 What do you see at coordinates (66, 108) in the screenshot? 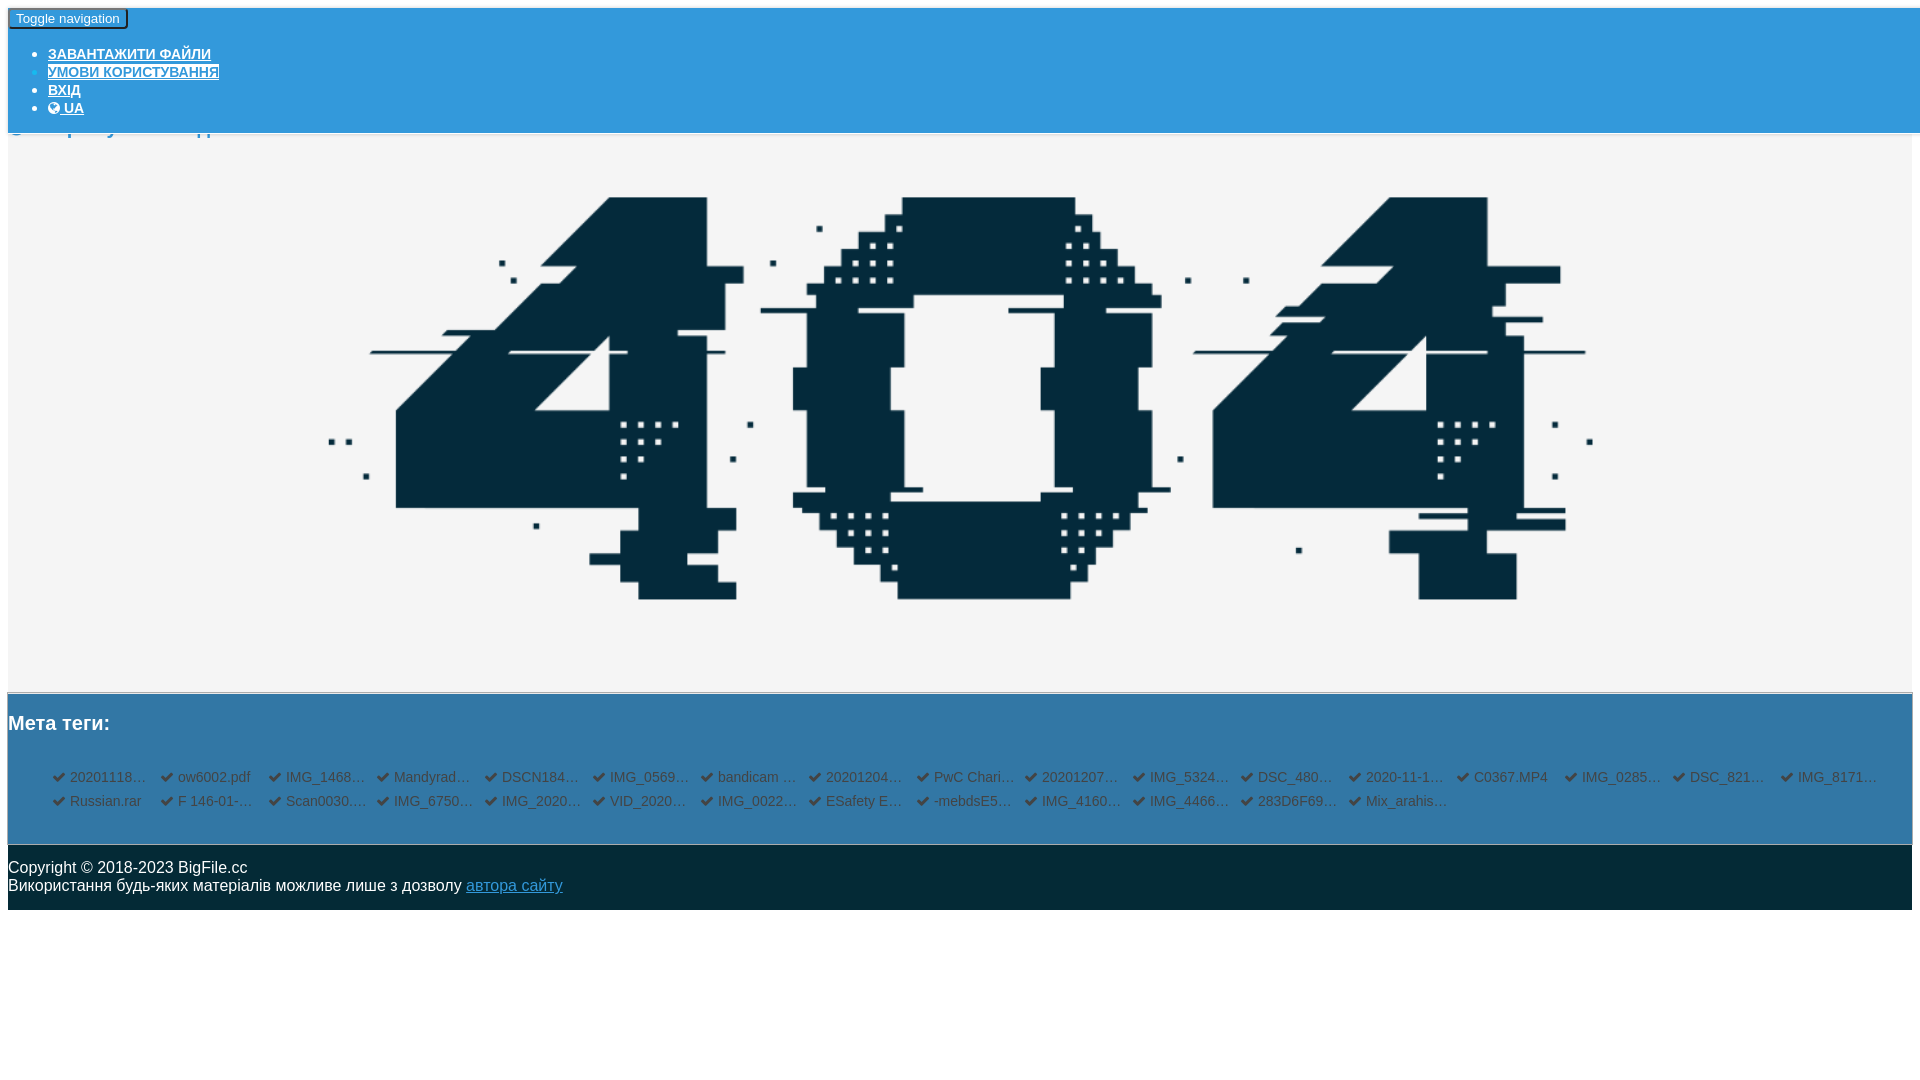
I see `'UA'` at bounding box center [66, 108].